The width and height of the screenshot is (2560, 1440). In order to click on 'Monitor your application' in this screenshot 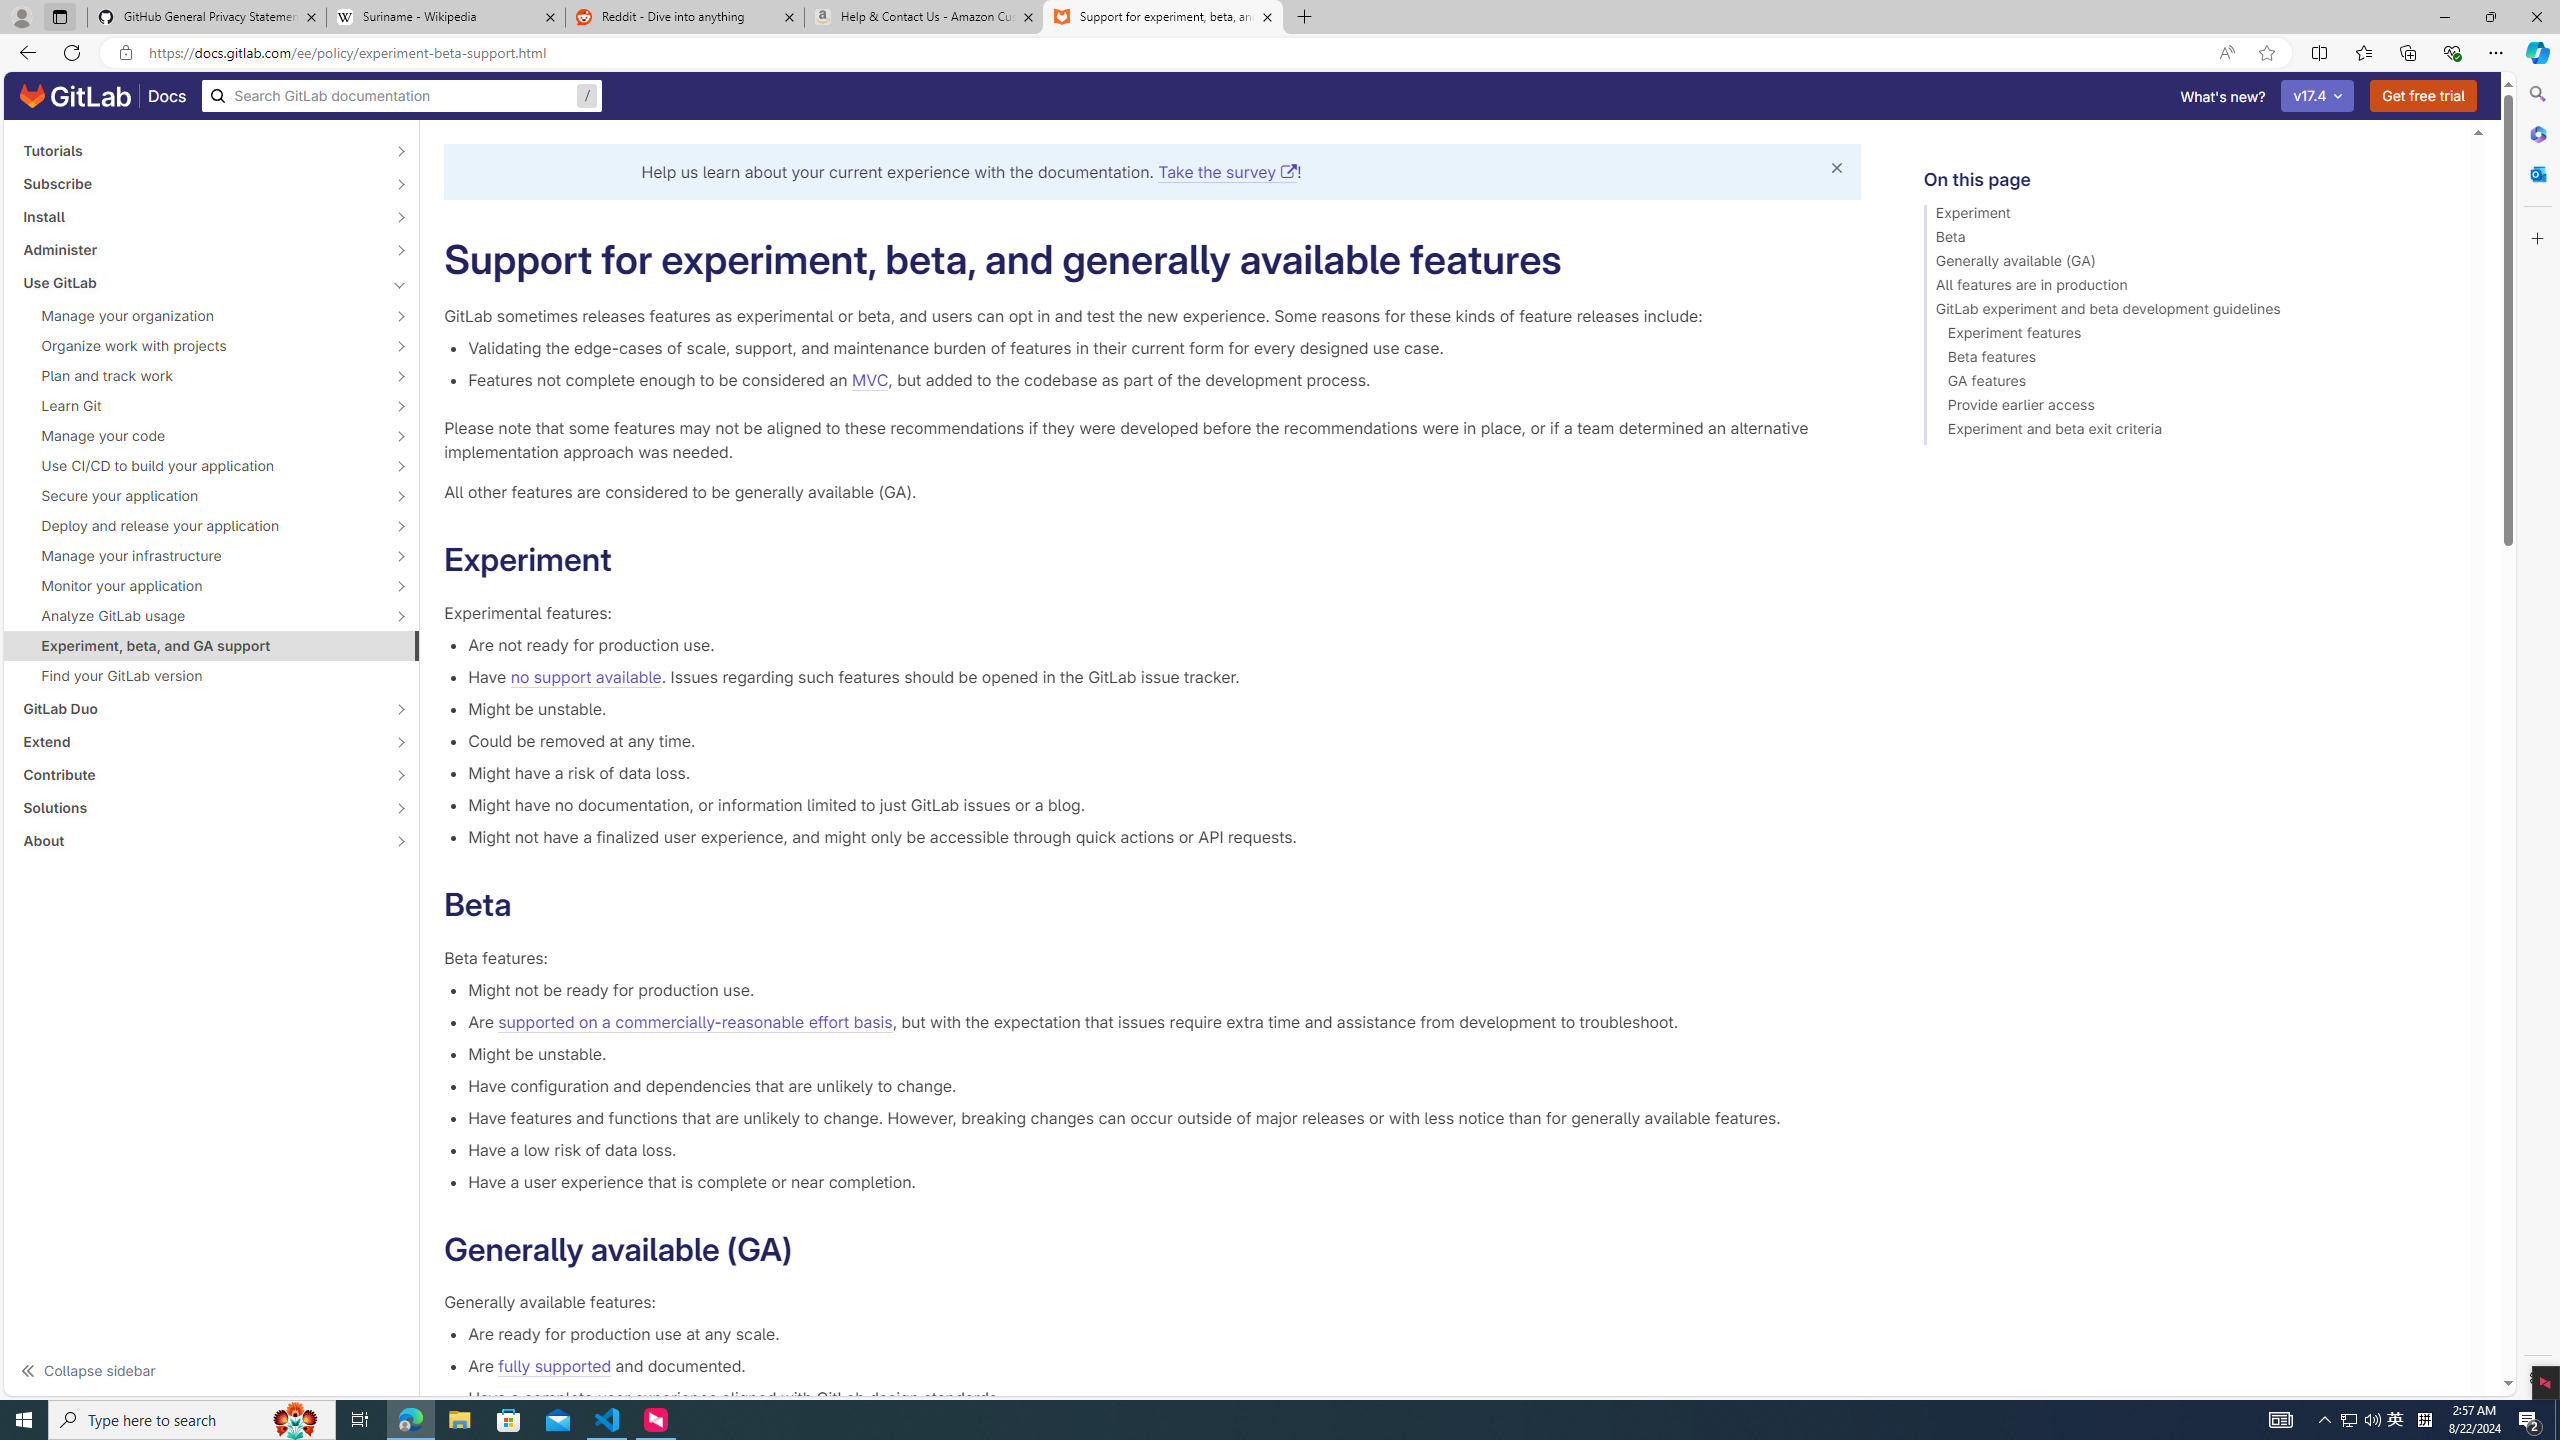, I will do `click(199, 585)`.